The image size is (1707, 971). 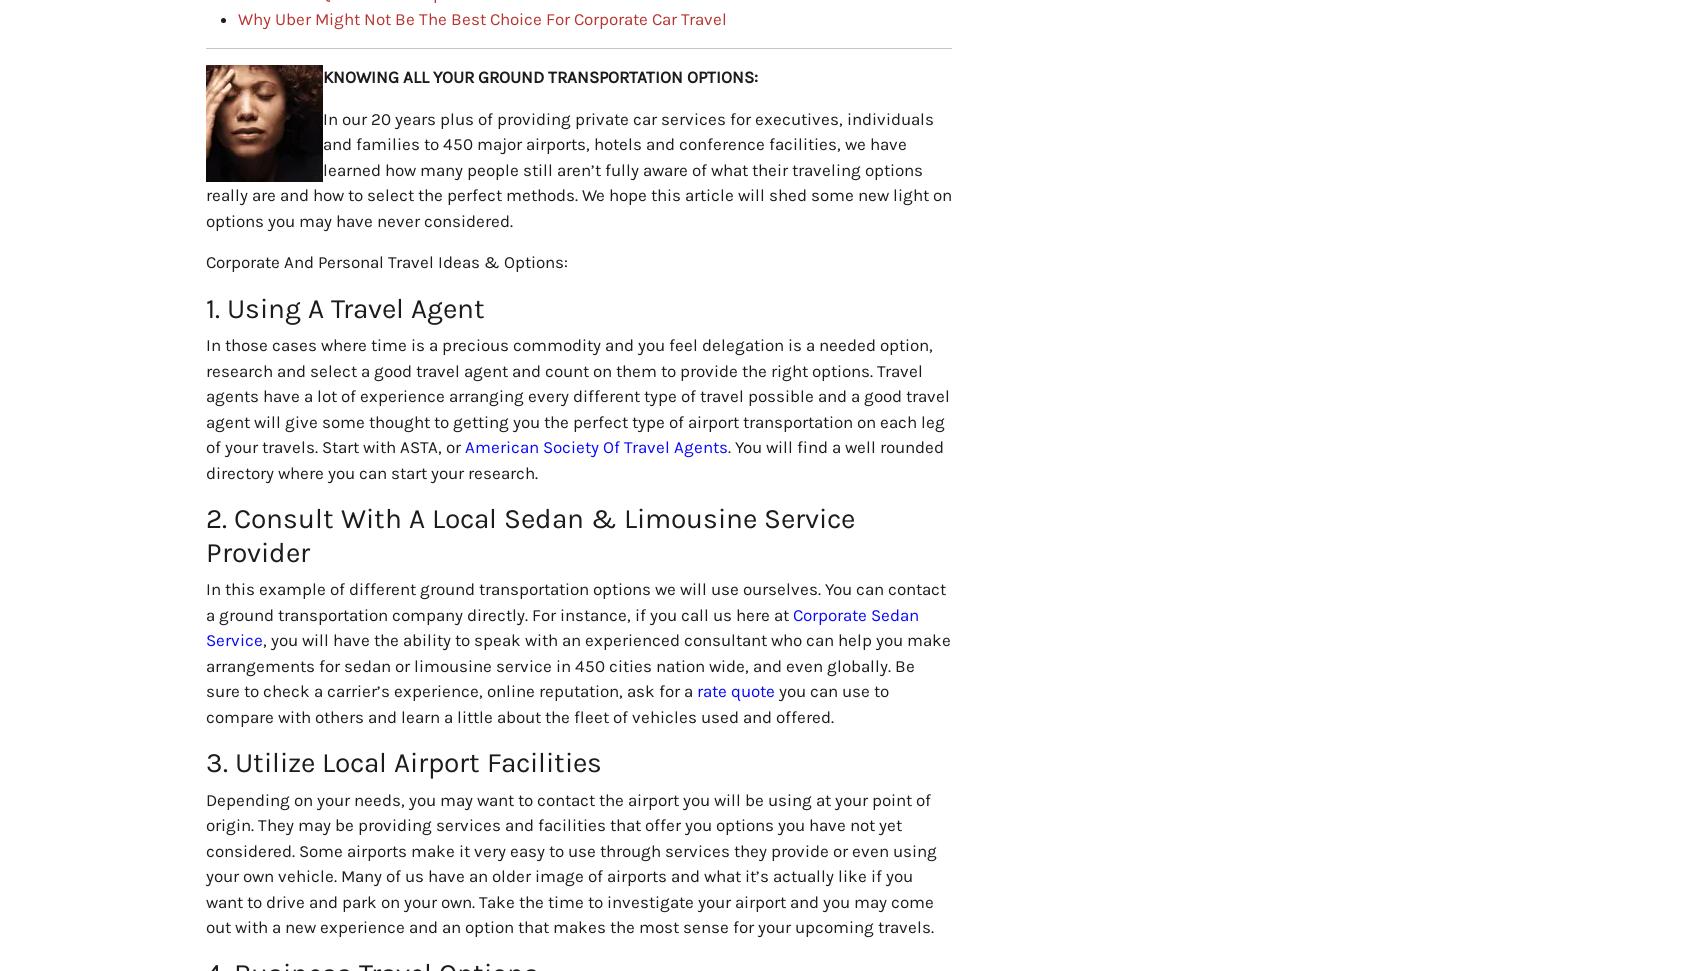 What do you see at coordinates (552, 666) in the screenshot?
I see `'Blog'` at bounding box center [552, 666].